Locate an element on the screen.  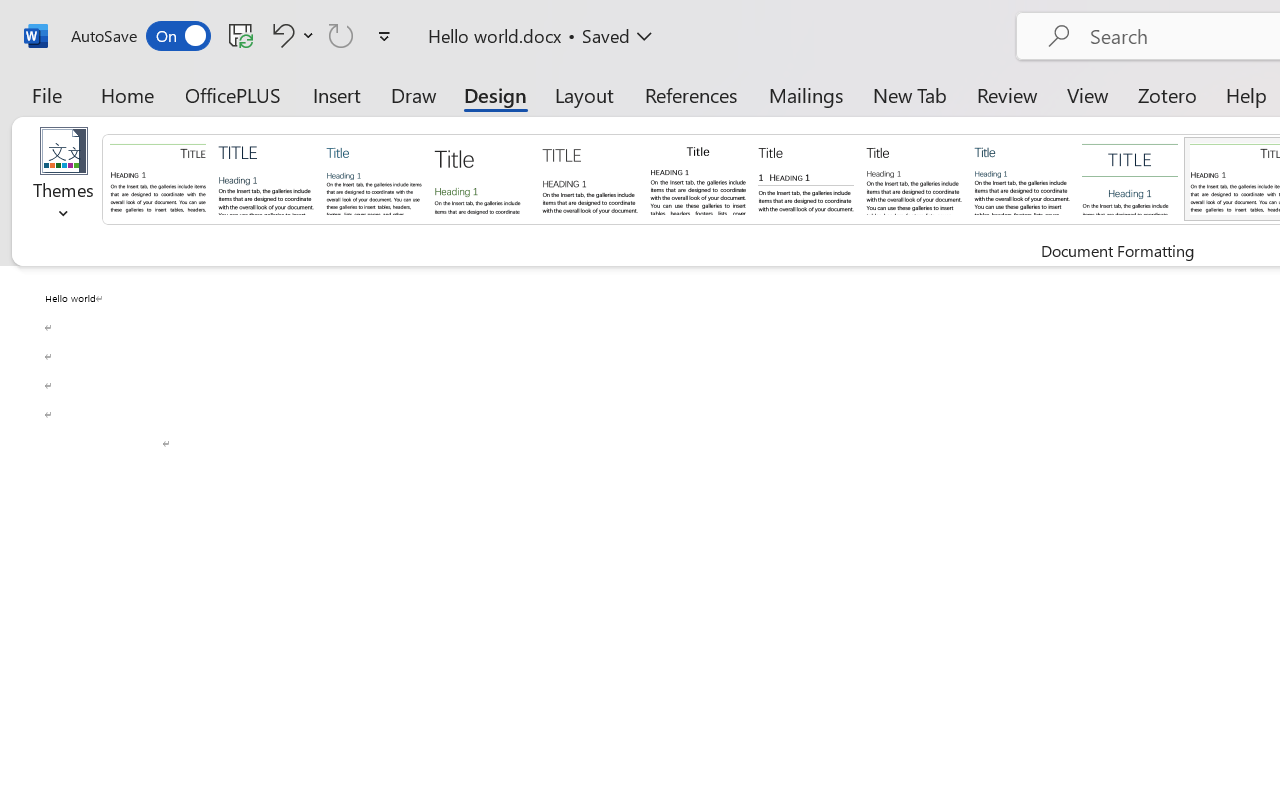
'Home' is located at coordinates (127, 94).